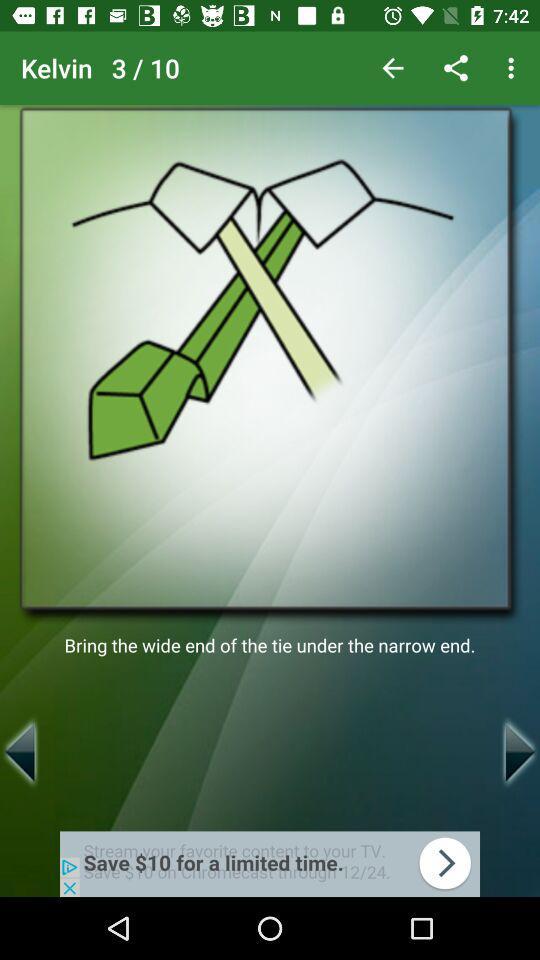 The height and width of the screenshot is (960, 540). What do you see at coordinates (270, 863) in the screenshot?
I see `advertisement` at bounding box center [270, 863].